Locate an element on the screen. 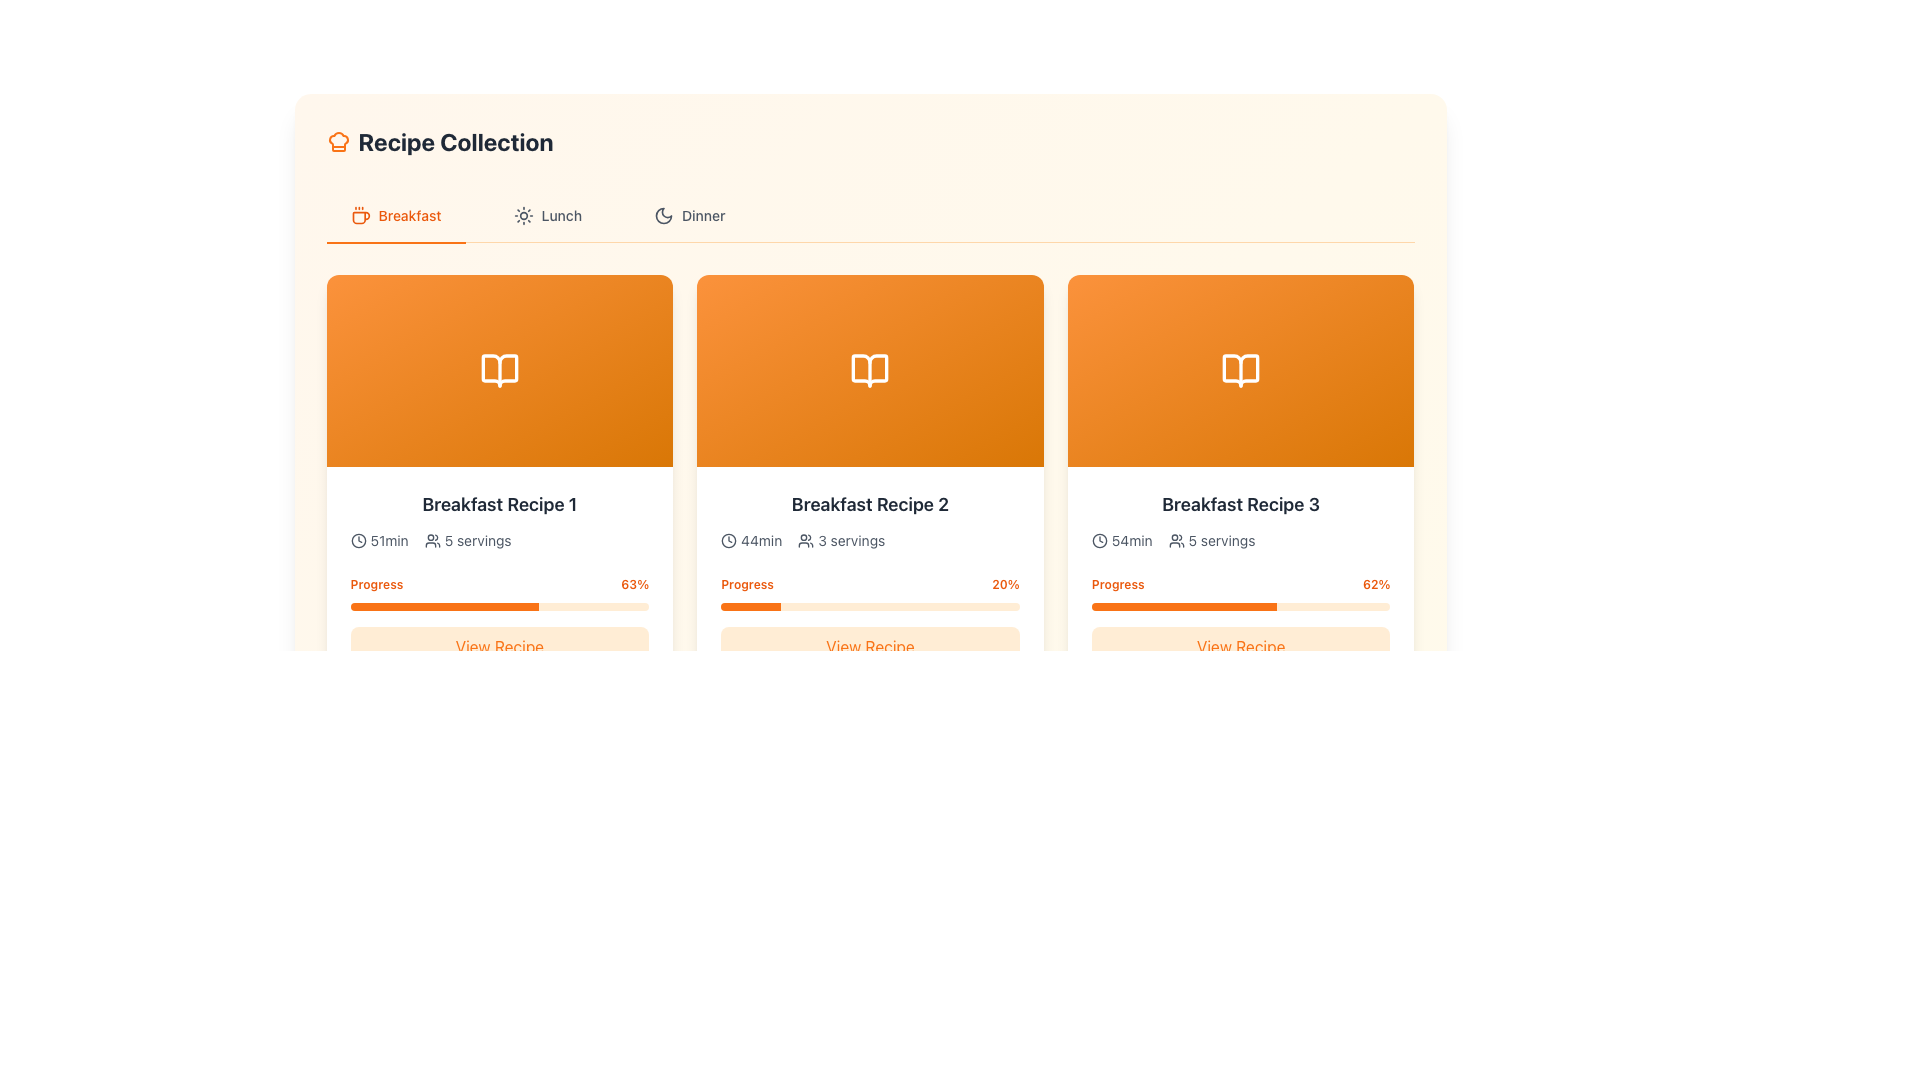 This screenshot has height=1080, width=1920. progress status of the progress bar located in the third recipe card, which is situated below the recipe details and above the 'View Recipe' button is located at coordinates (499, 1029).